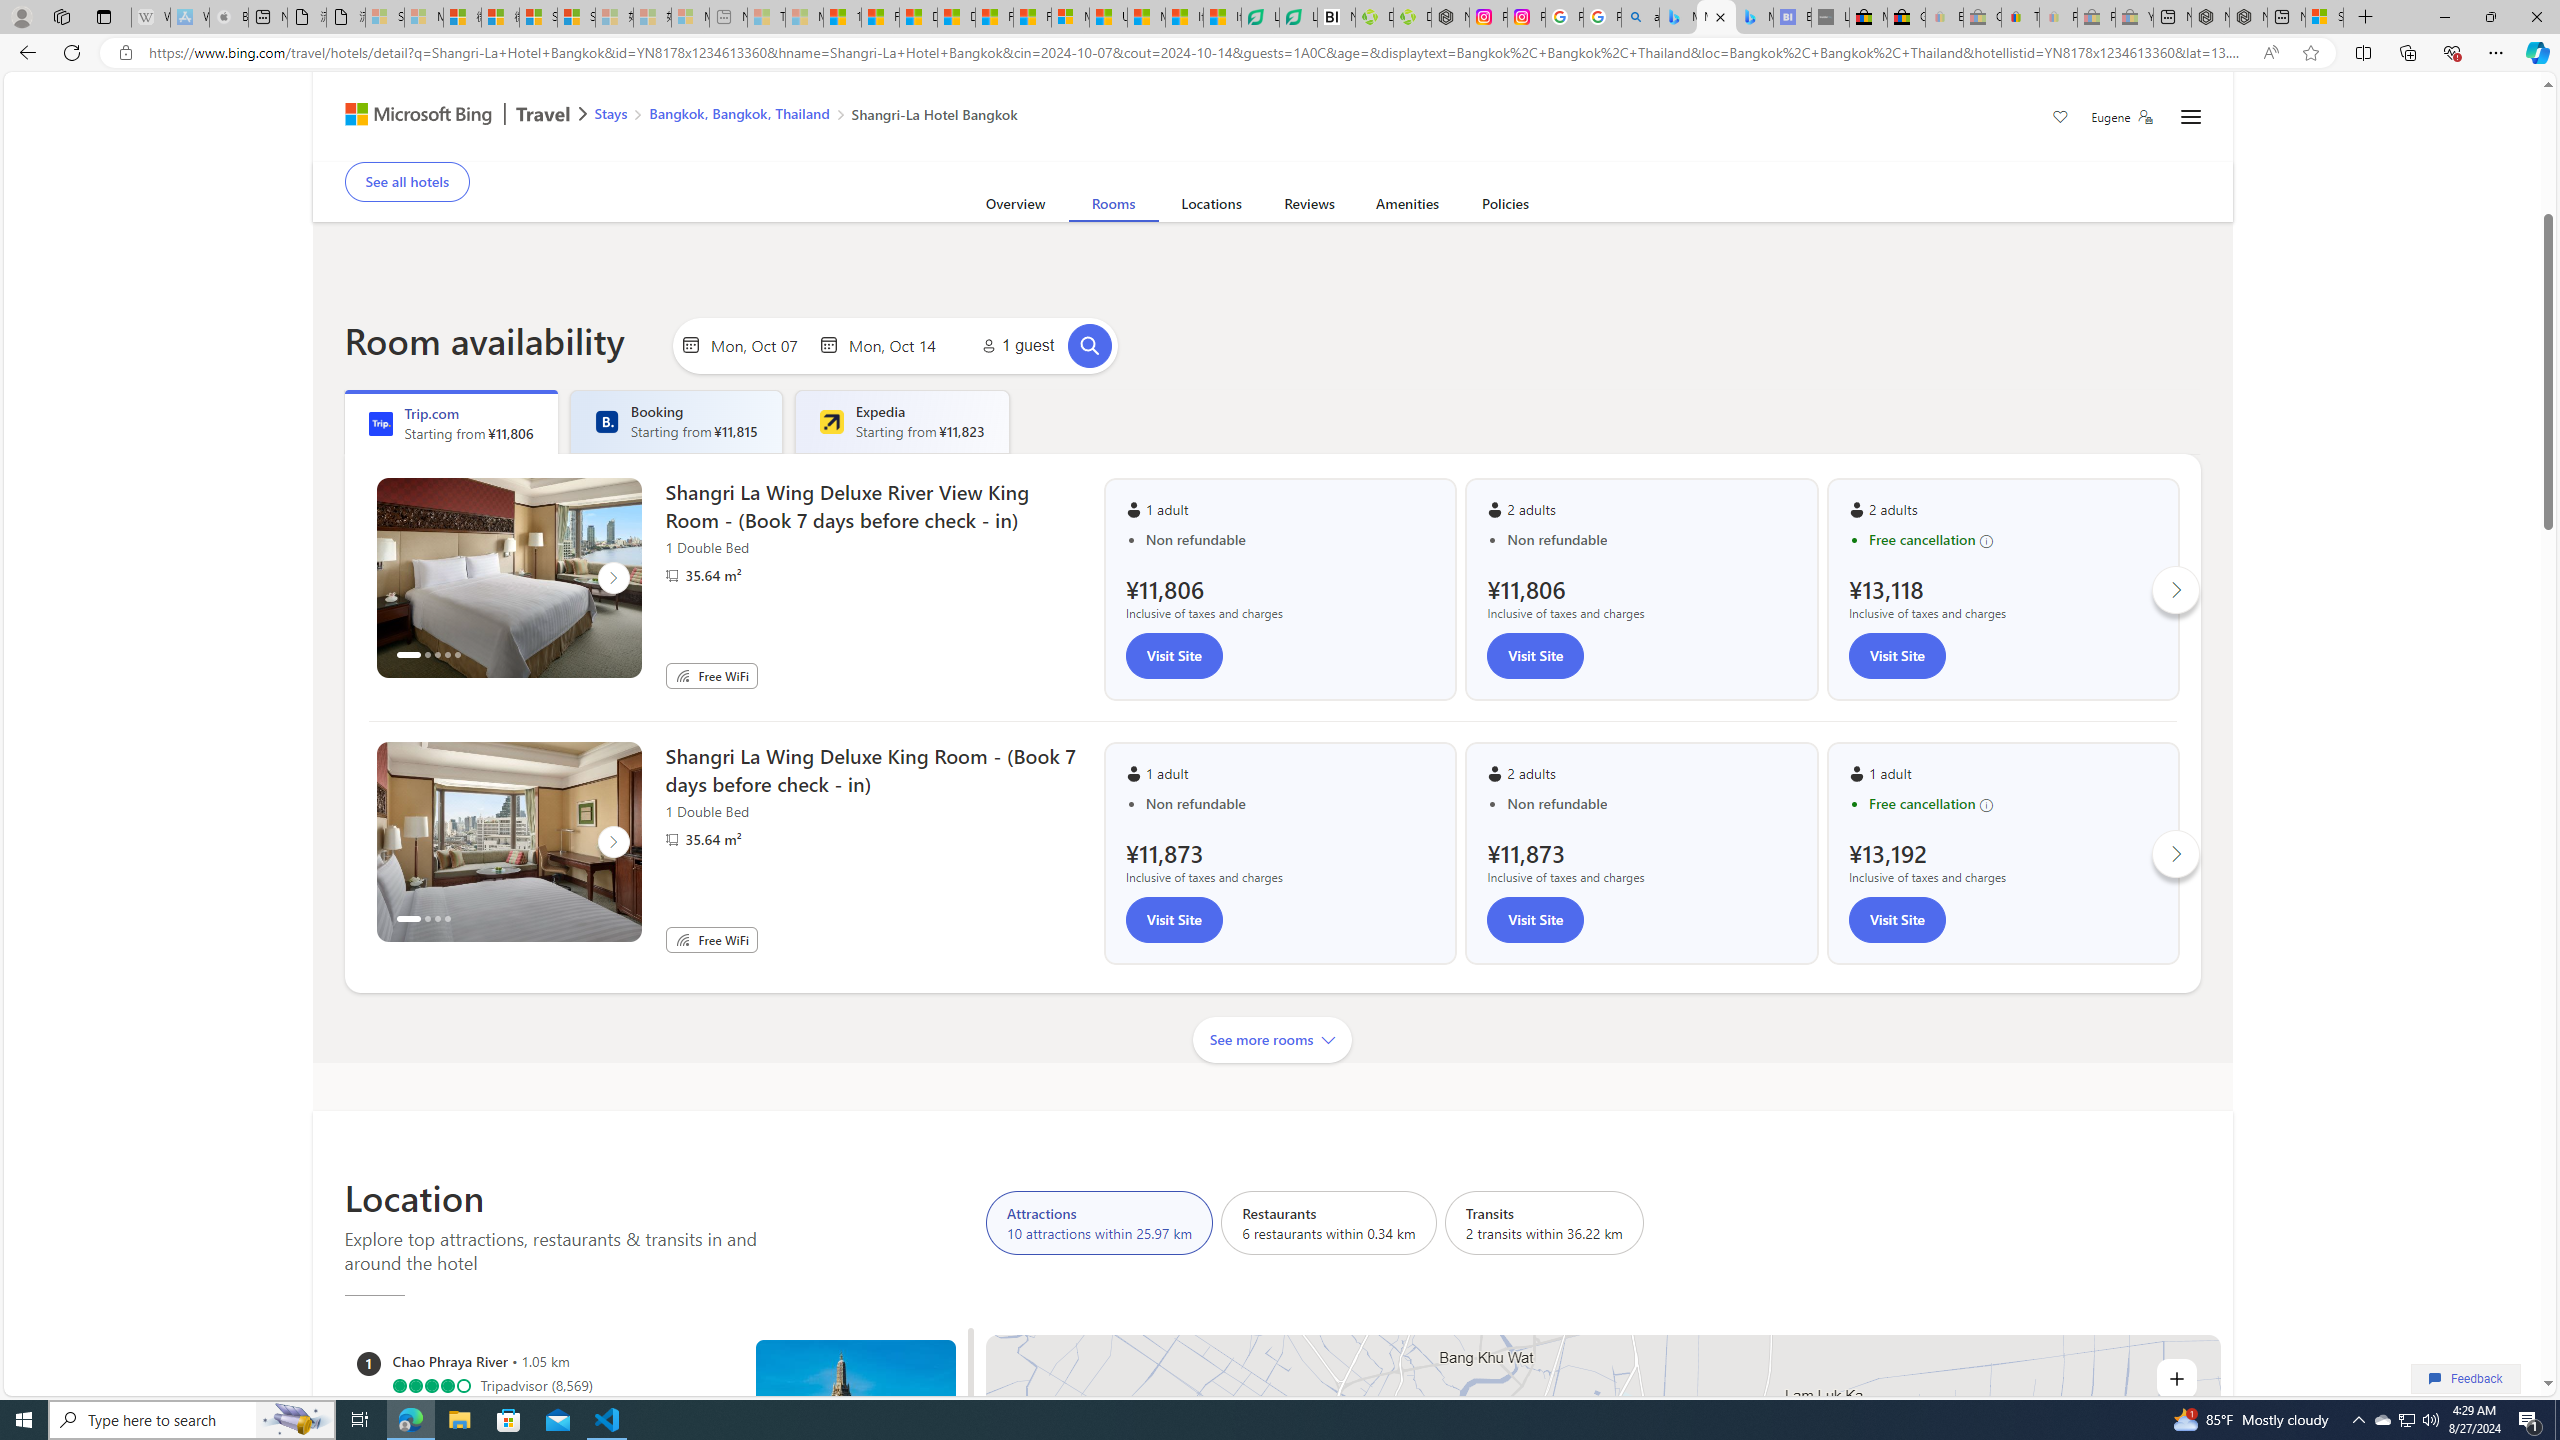  Describe the element at coordinates (1296, 16) in the screenshot. I see `'LendingTree - Compare Lenders'` at that location.